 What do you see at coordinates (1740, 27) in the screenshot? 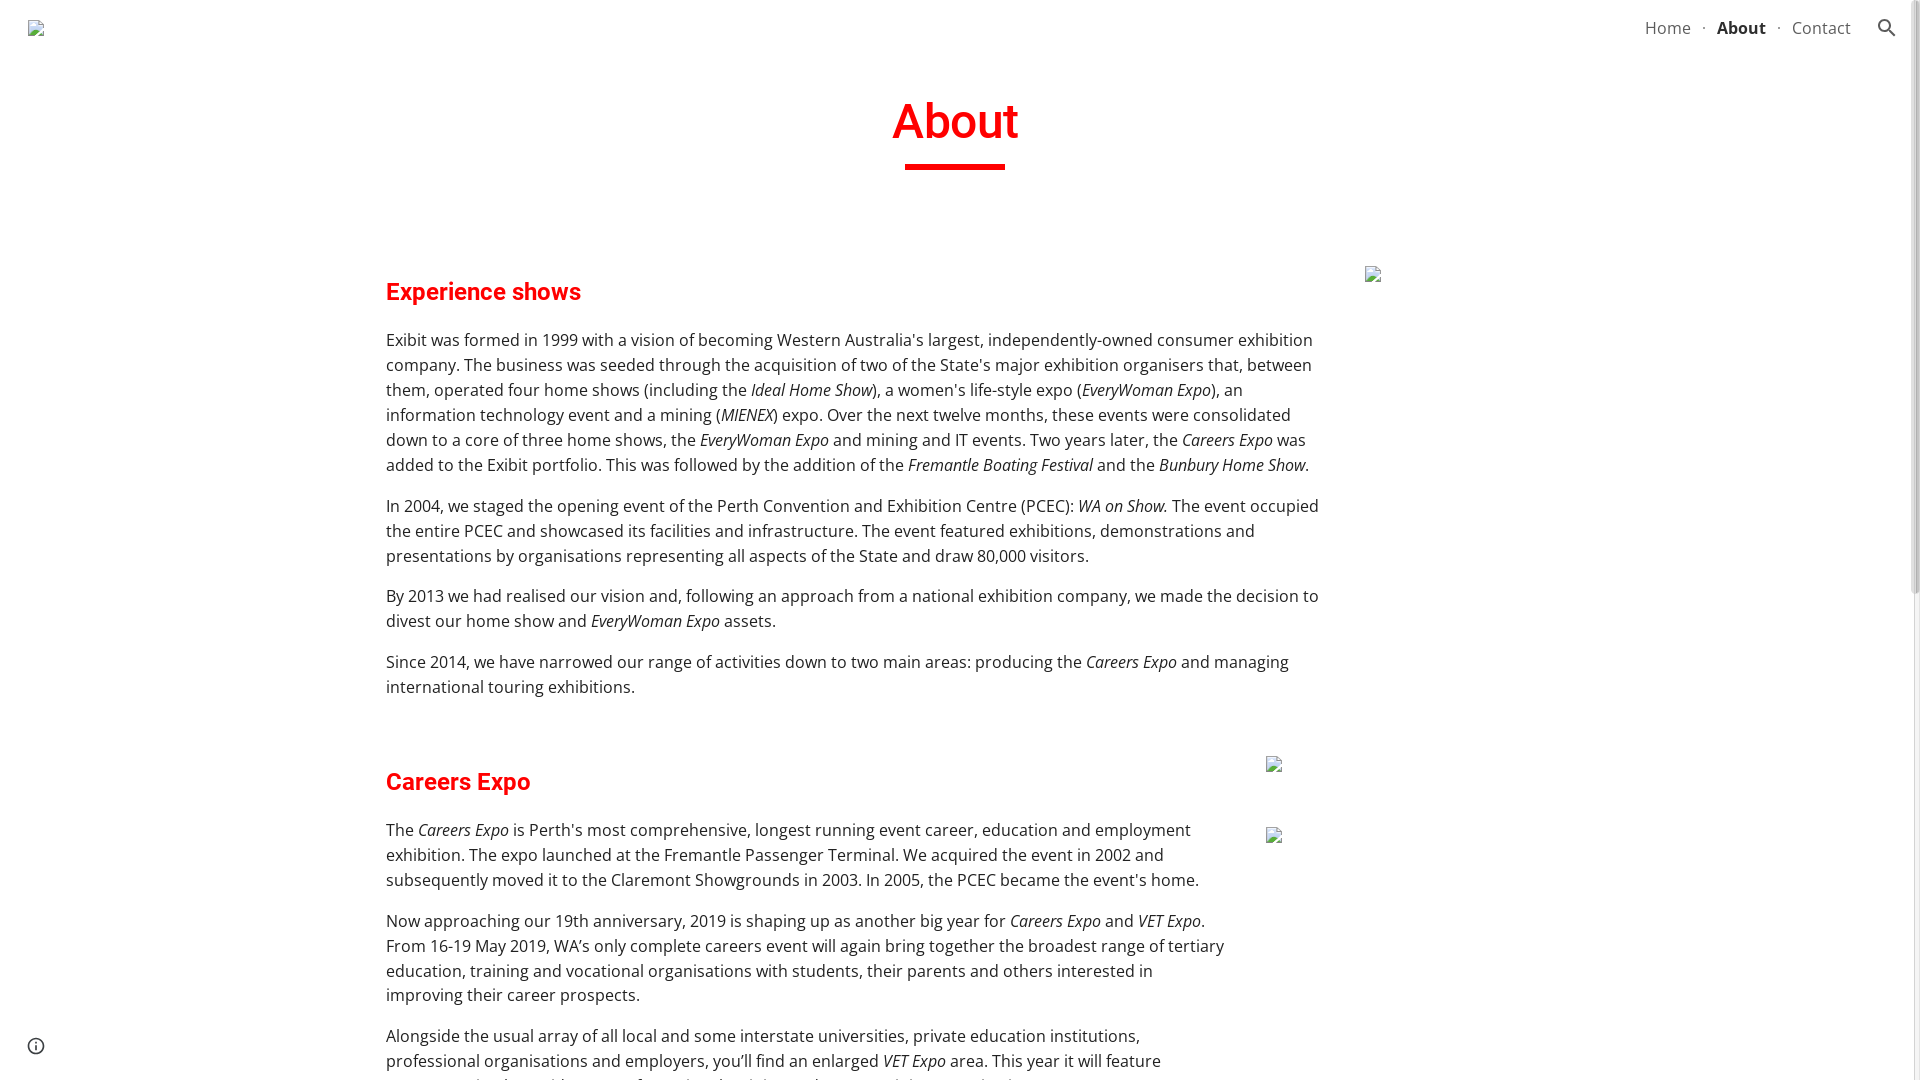
I see `'About'` at bounding box center [1740, 27].